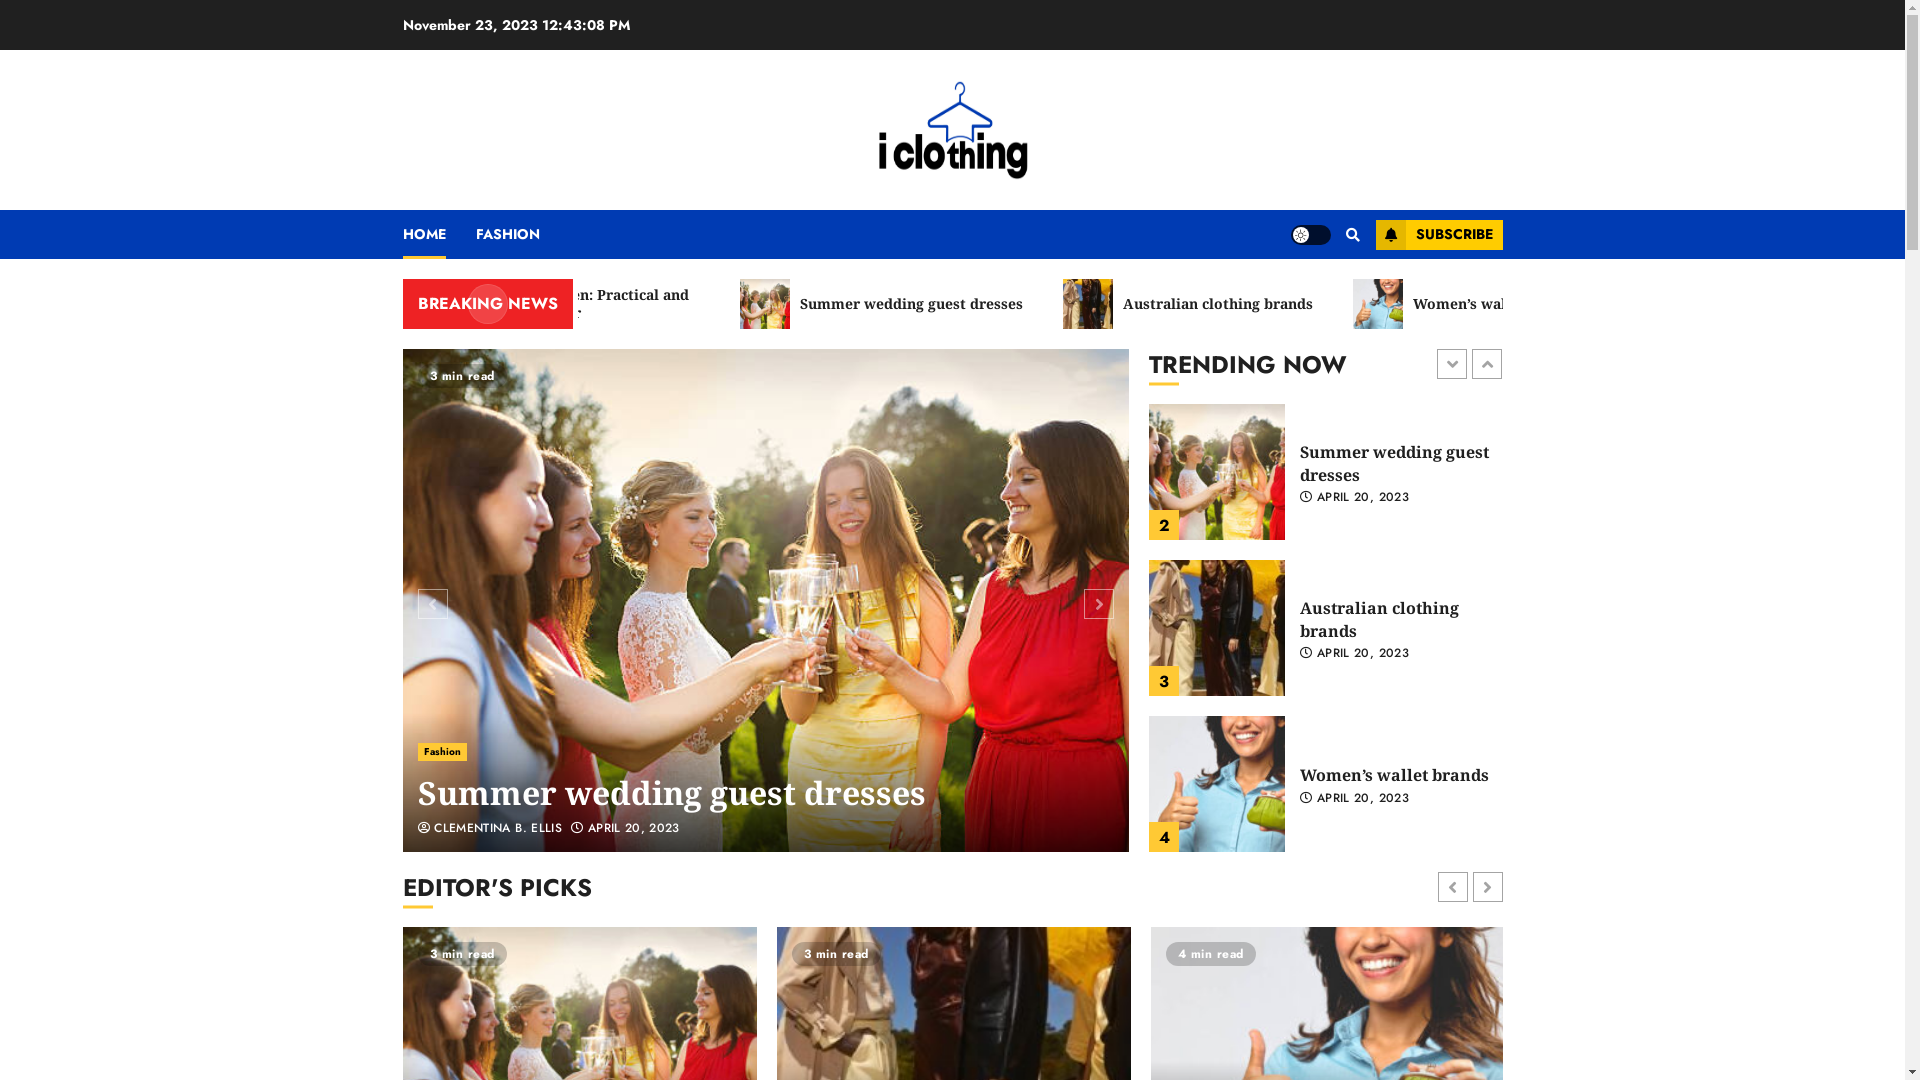 This screenshot has height=1080, width=1920. I want to click on 'Summer wedding guest dresses', so click(672, 792).